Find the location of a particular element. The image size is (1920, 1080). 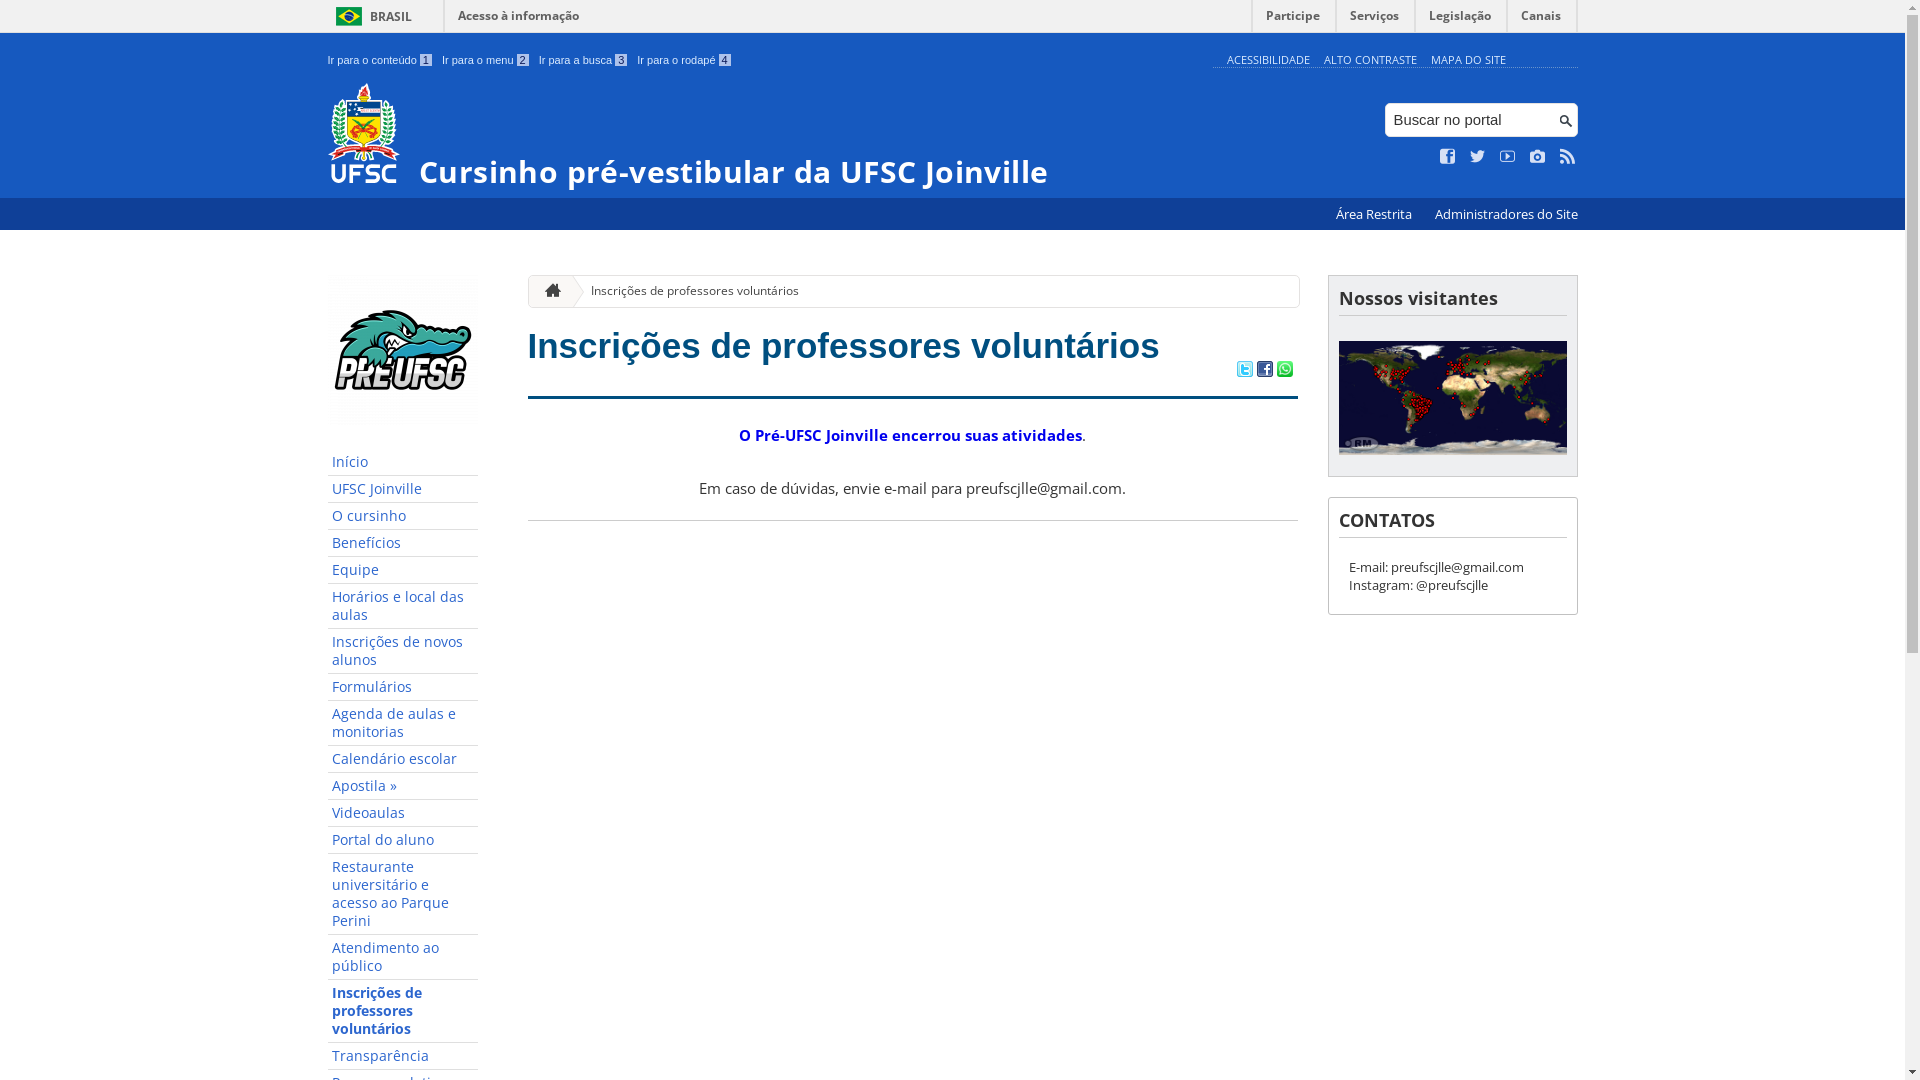

'Canais' is located at coordinates (1540, 20).